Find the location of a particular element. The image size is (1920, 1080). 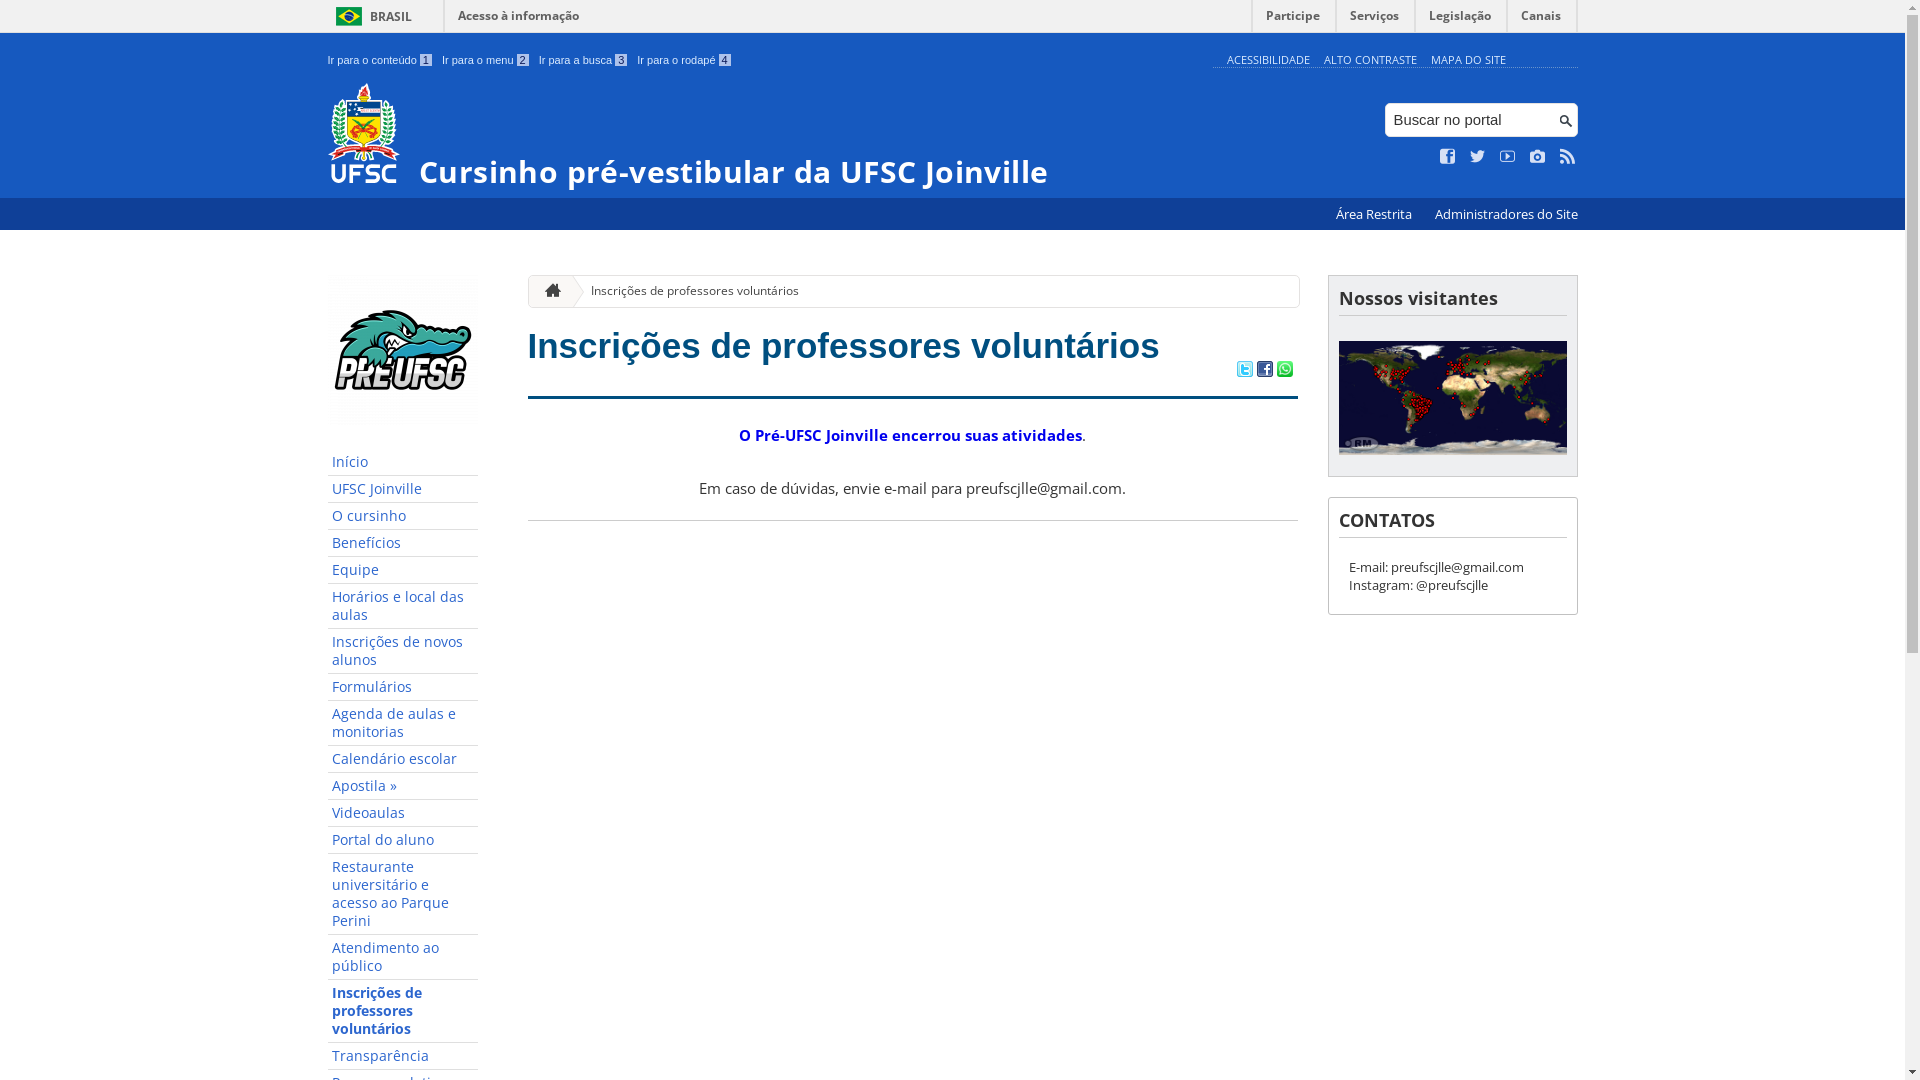

'Canais' is located at coordinates (1540, 20).